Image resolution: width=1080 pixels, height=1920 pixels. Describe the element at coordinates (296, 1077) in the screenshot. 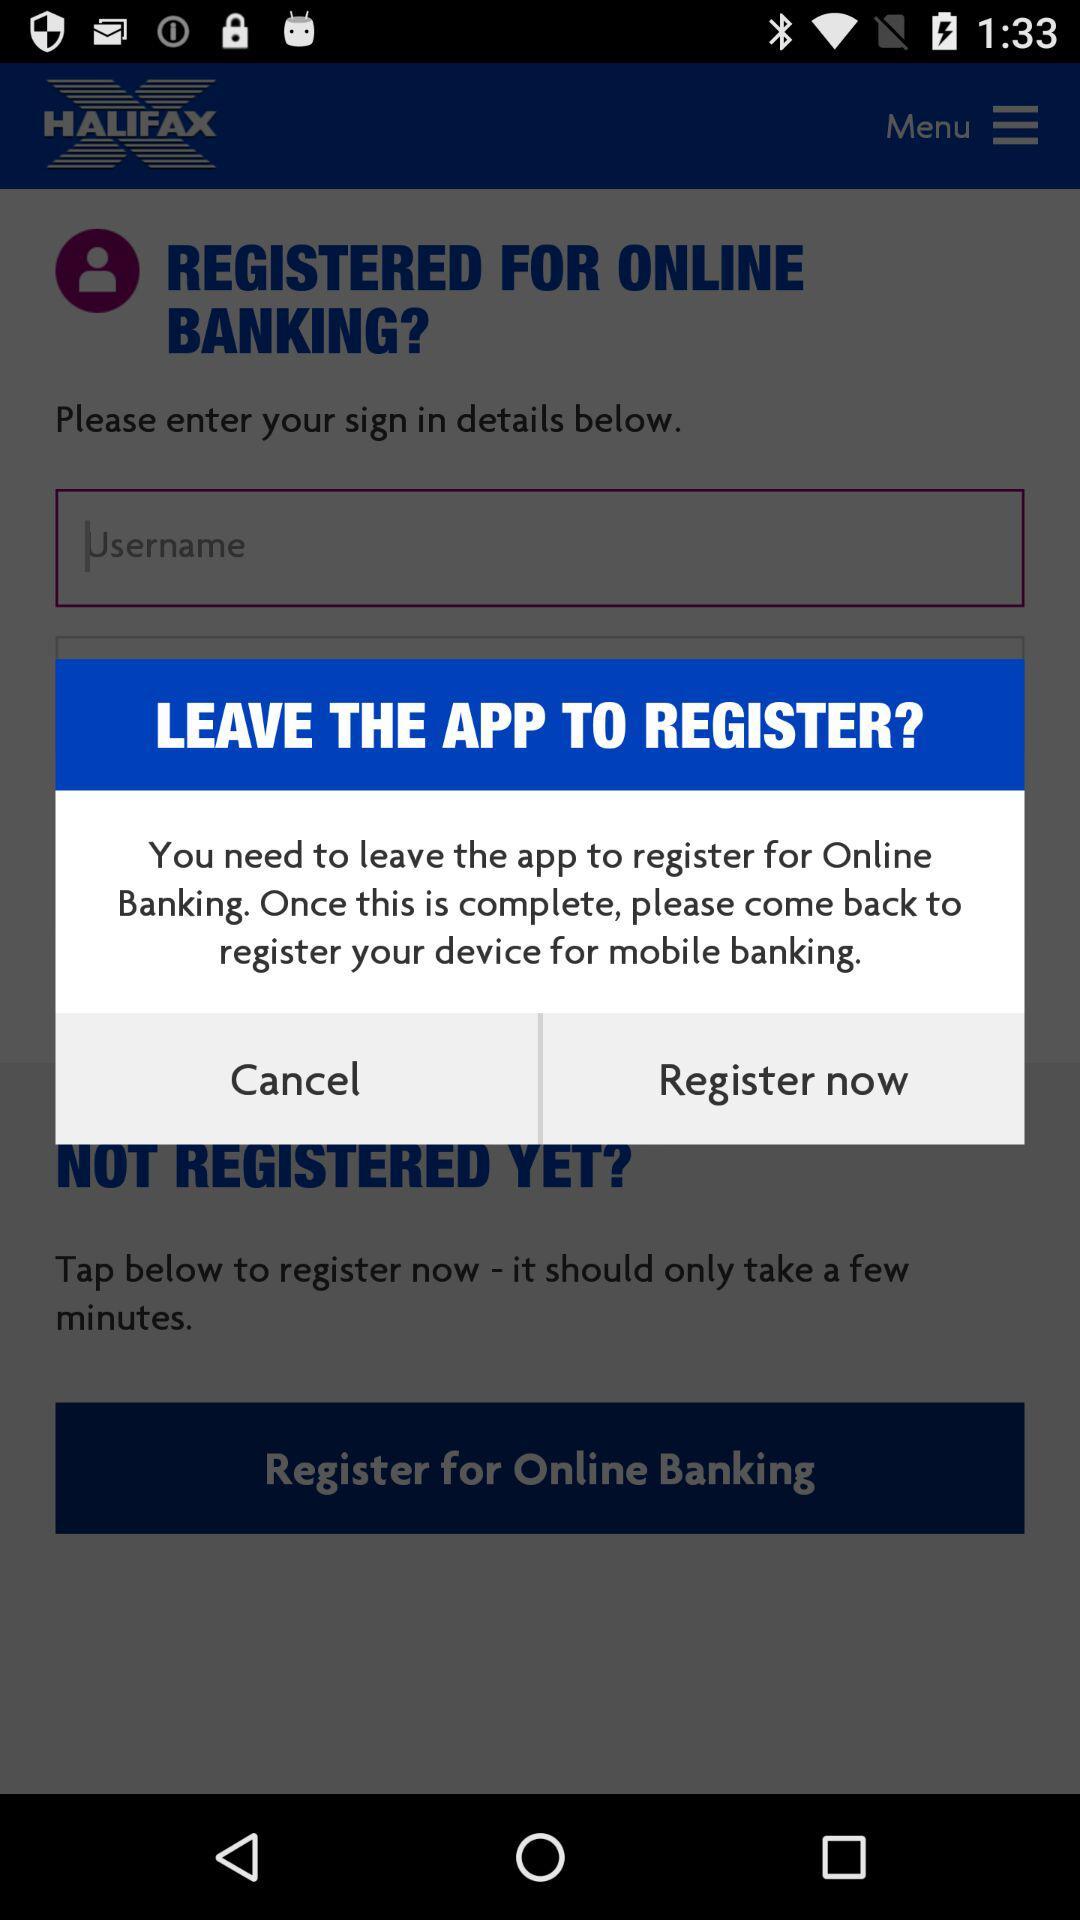

I see `the cancel item` at that location.